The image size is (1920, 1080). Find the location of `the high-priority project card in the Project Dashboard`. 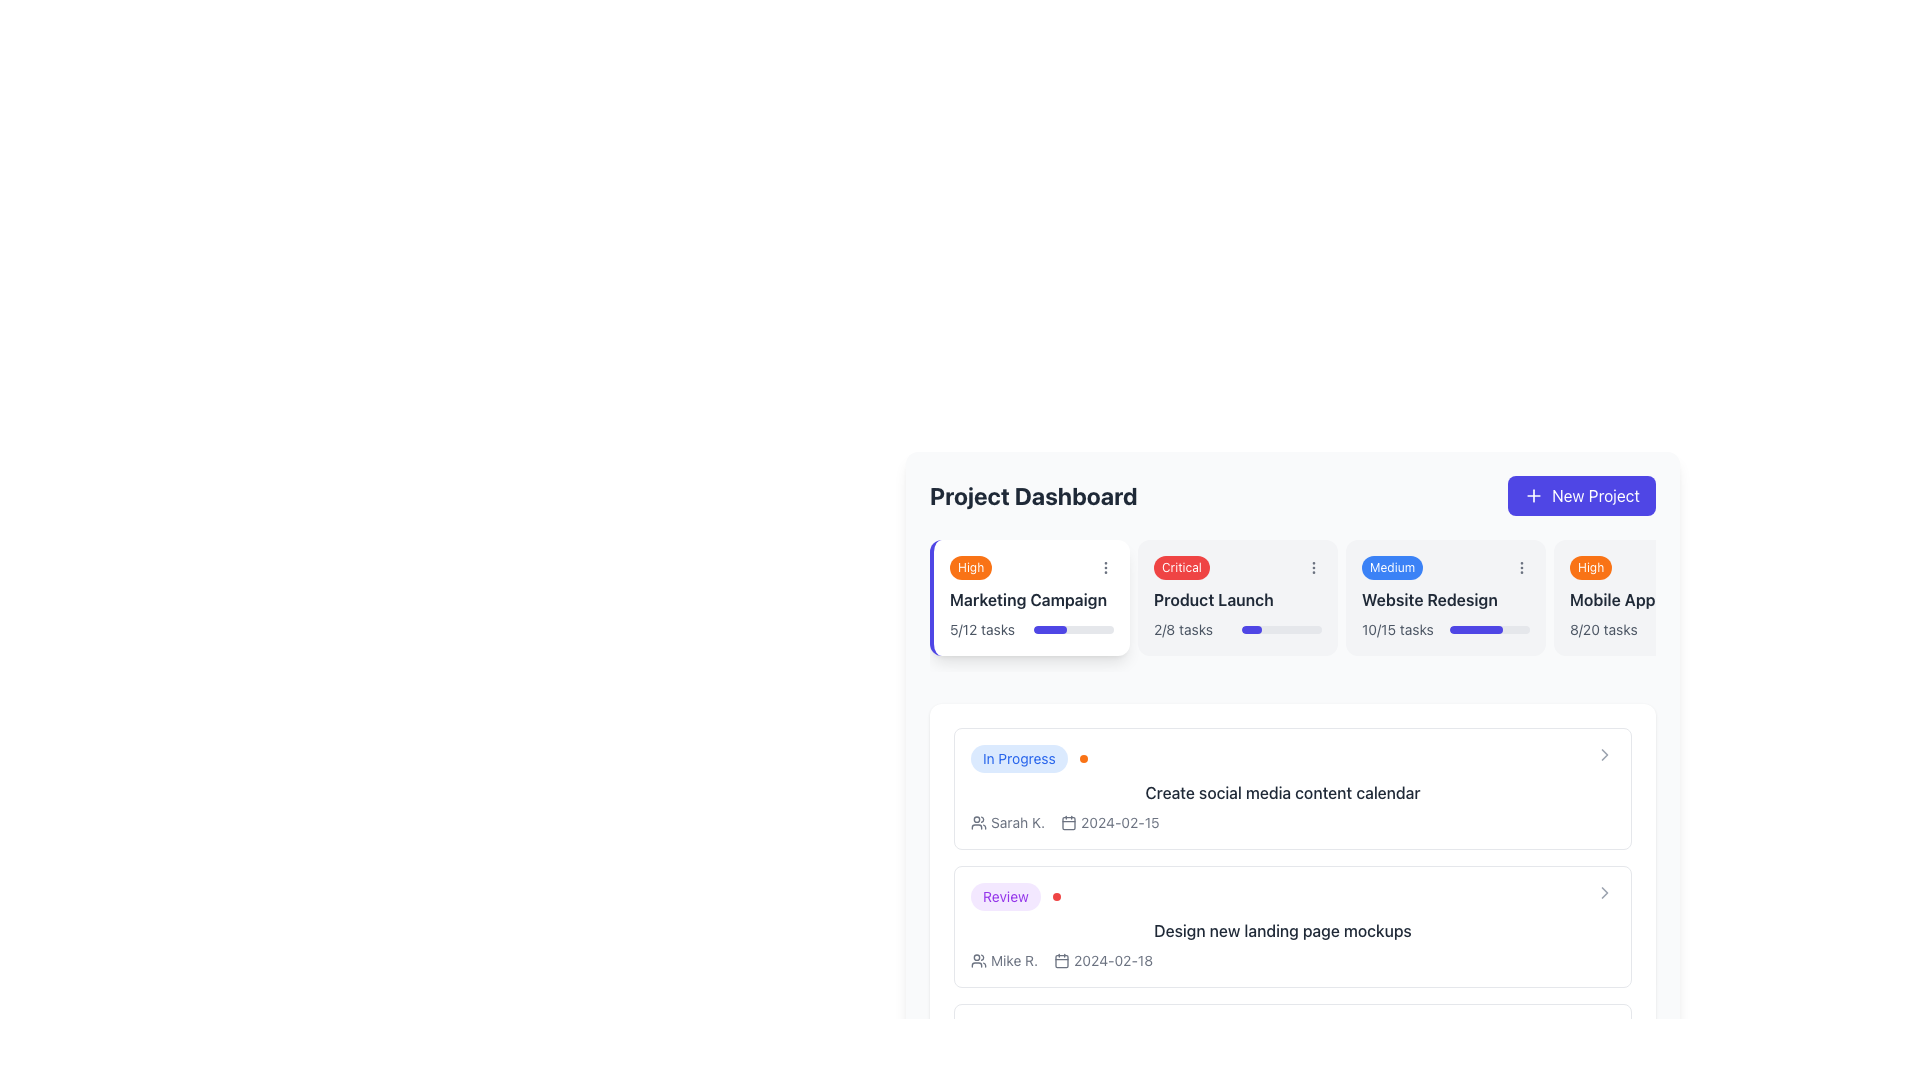

the high-priority project card in the Project Dashboard is located at coordinates (1654, 596).